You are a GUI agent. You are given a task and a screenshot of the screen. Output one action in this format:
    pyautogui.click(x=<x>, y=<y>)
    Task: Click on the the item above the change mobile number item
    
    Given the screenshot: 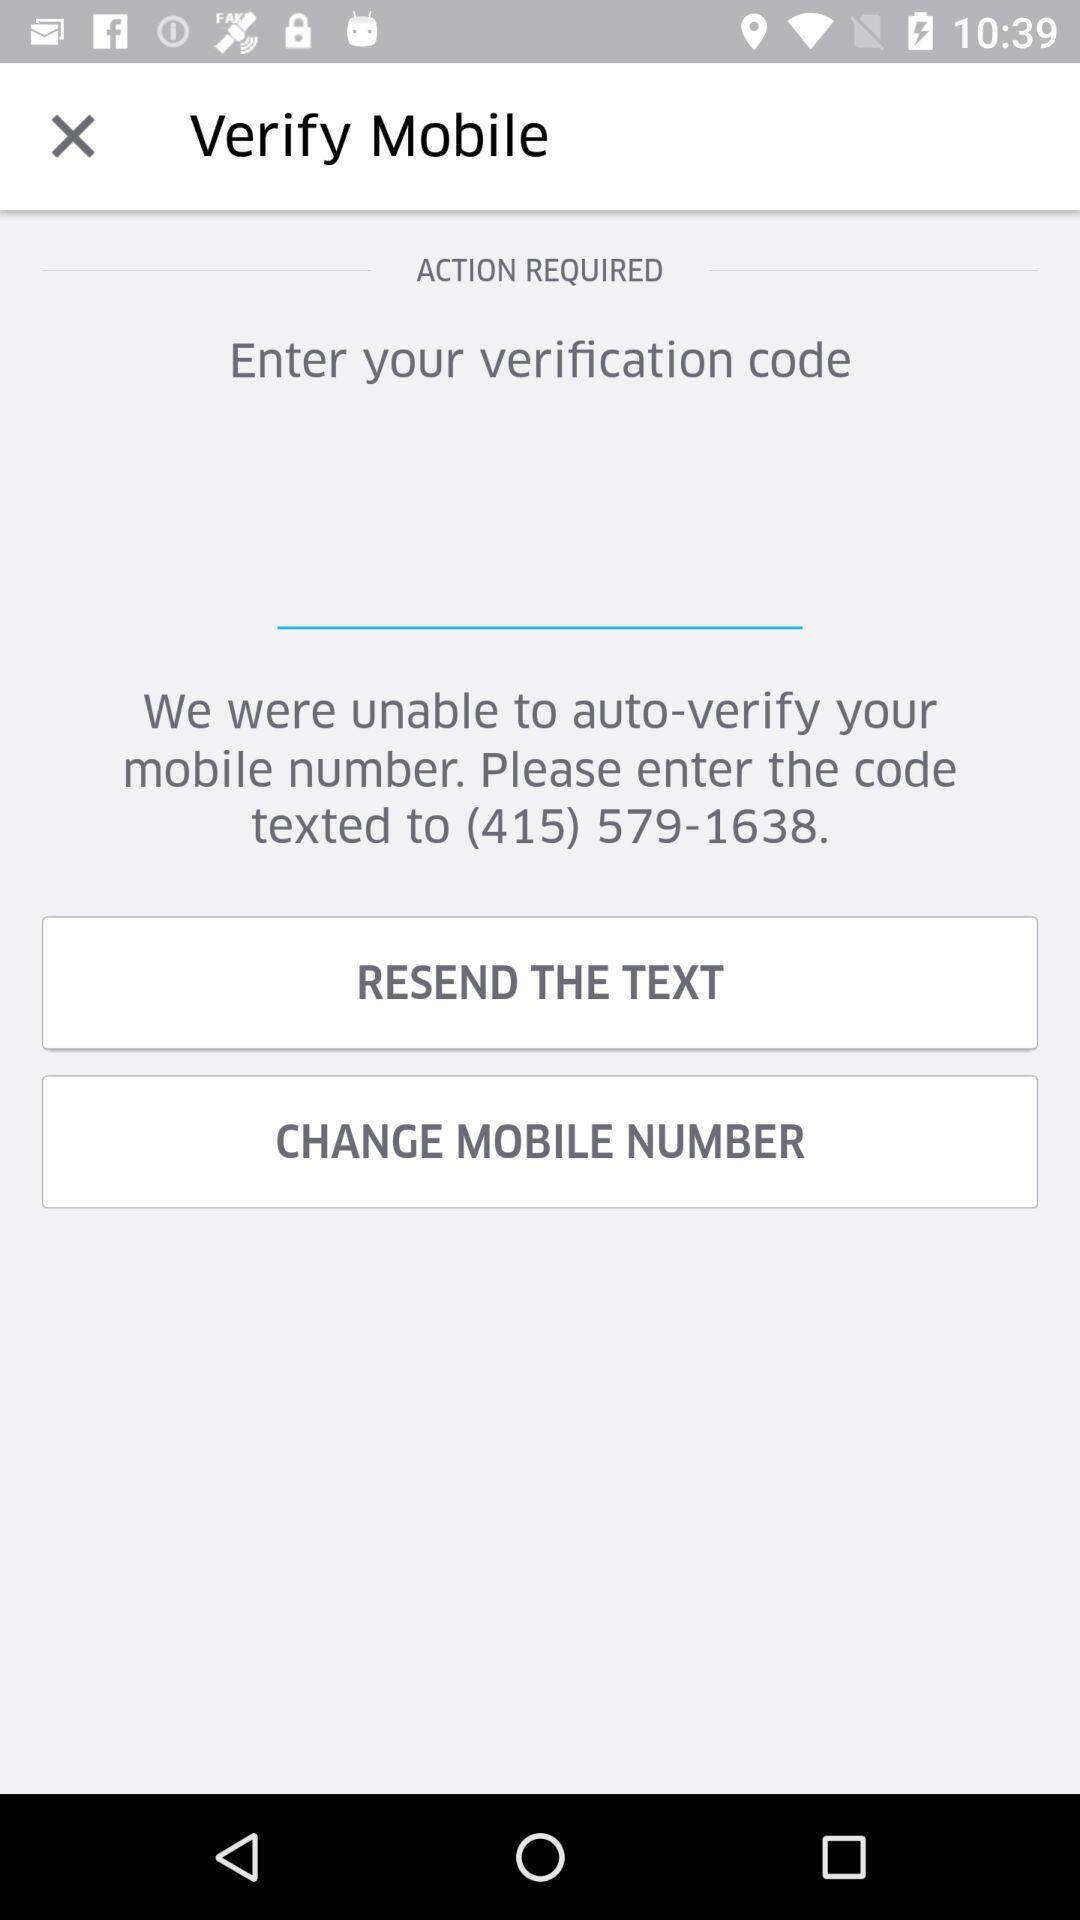 What is the action you would take?
    pyautogui.click(x=540, y=982)
    